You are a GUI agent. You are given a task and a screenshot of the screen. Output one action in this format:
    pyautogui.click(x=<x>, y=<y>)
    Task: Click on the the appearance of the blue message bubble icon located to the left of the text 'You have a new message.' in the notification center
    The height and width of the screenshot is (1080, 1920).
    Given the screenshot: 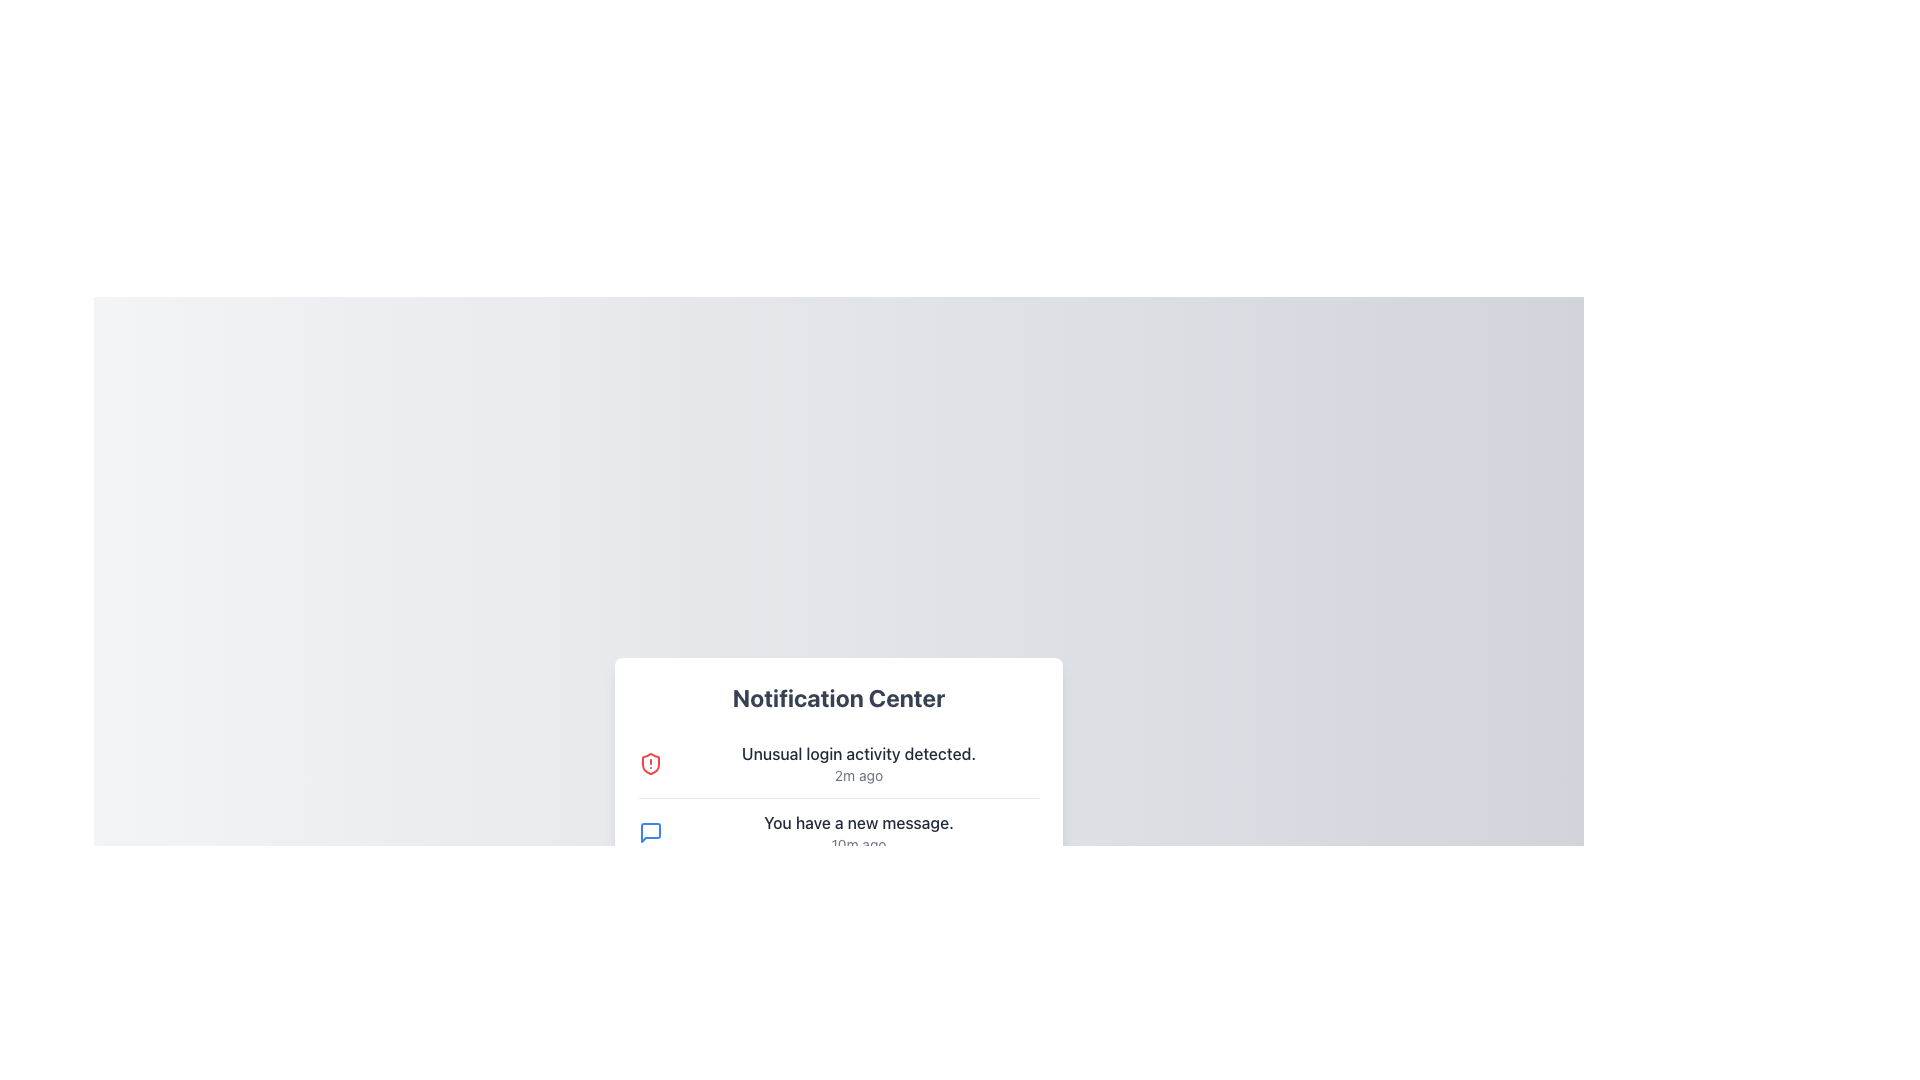 What is the action you would take?
    pyautogui.click(x=651, y=833)
    